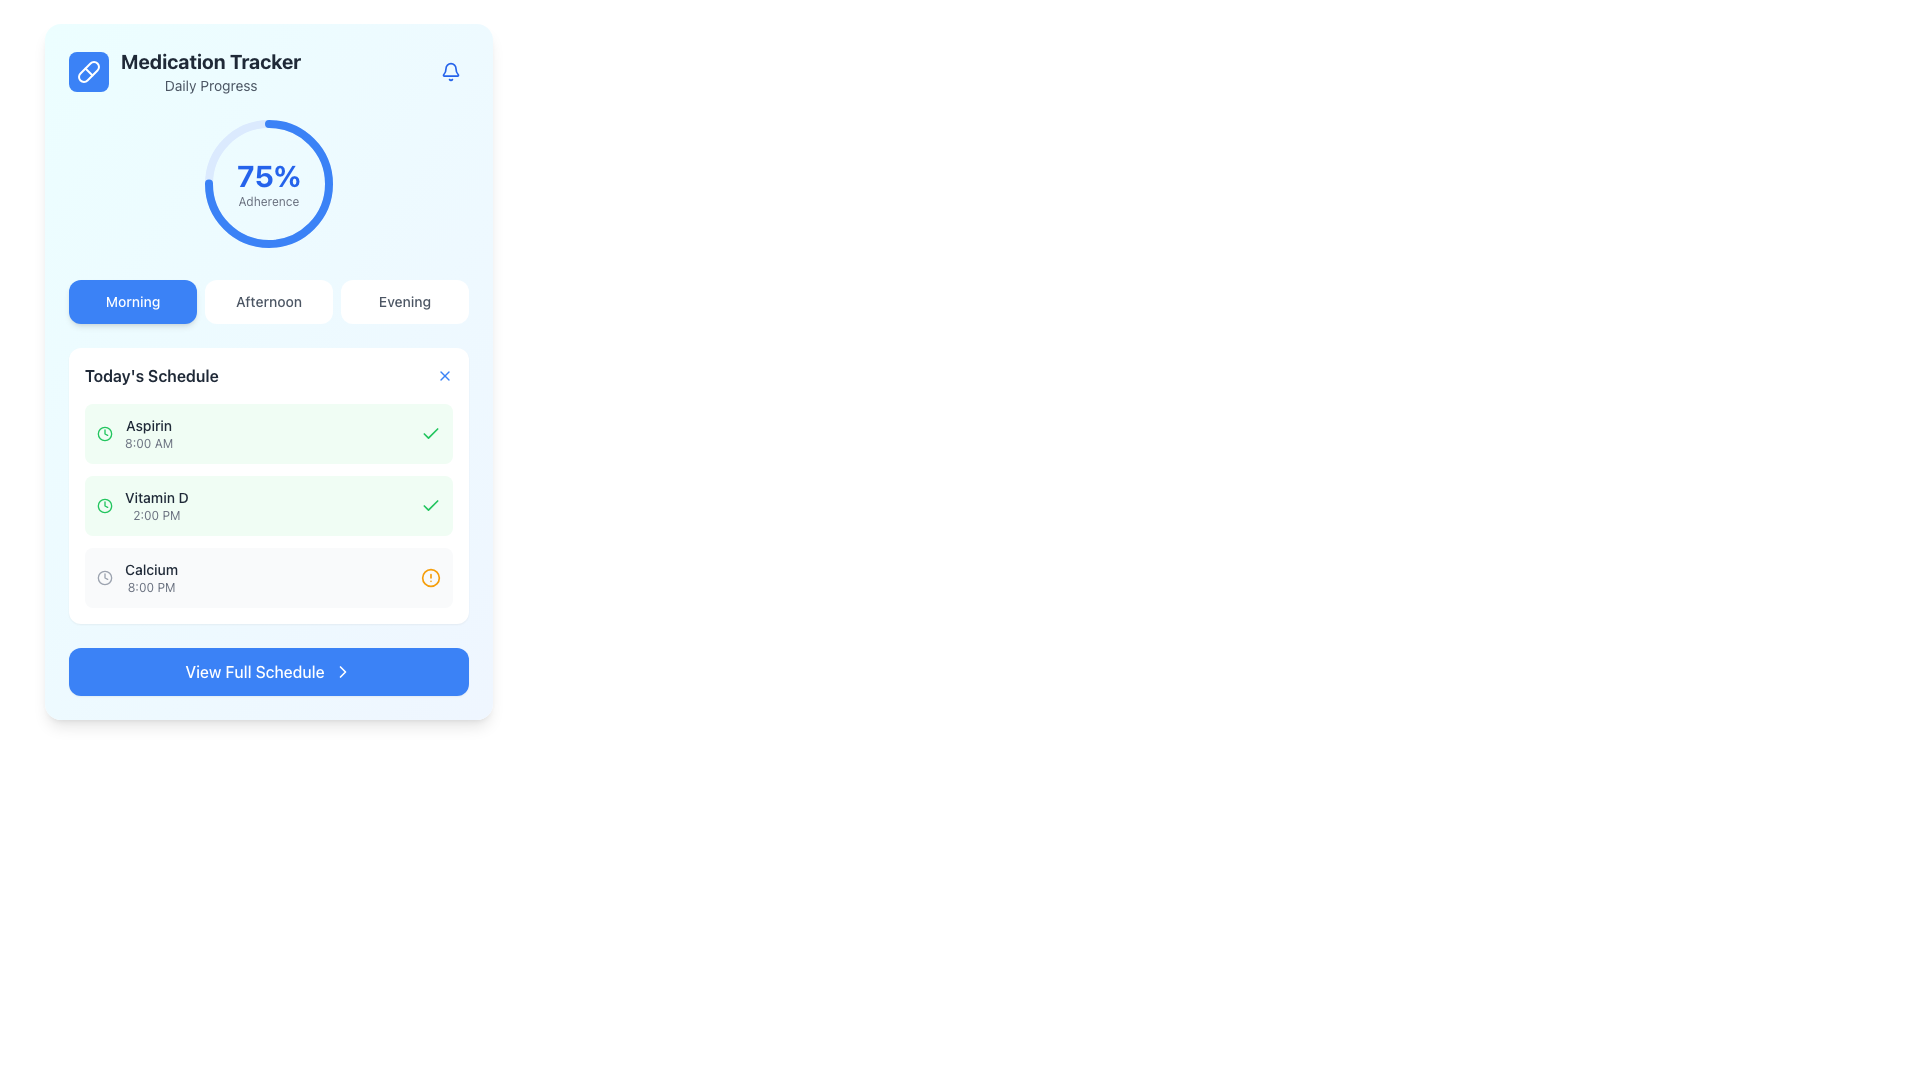 This screenshot has height=1080, width=1920. What do you see at coordinates (267, 504) in the screenshot?
I see `the 'Vitamin D' list item card, which is the second item` at bounding box center [267, 504].